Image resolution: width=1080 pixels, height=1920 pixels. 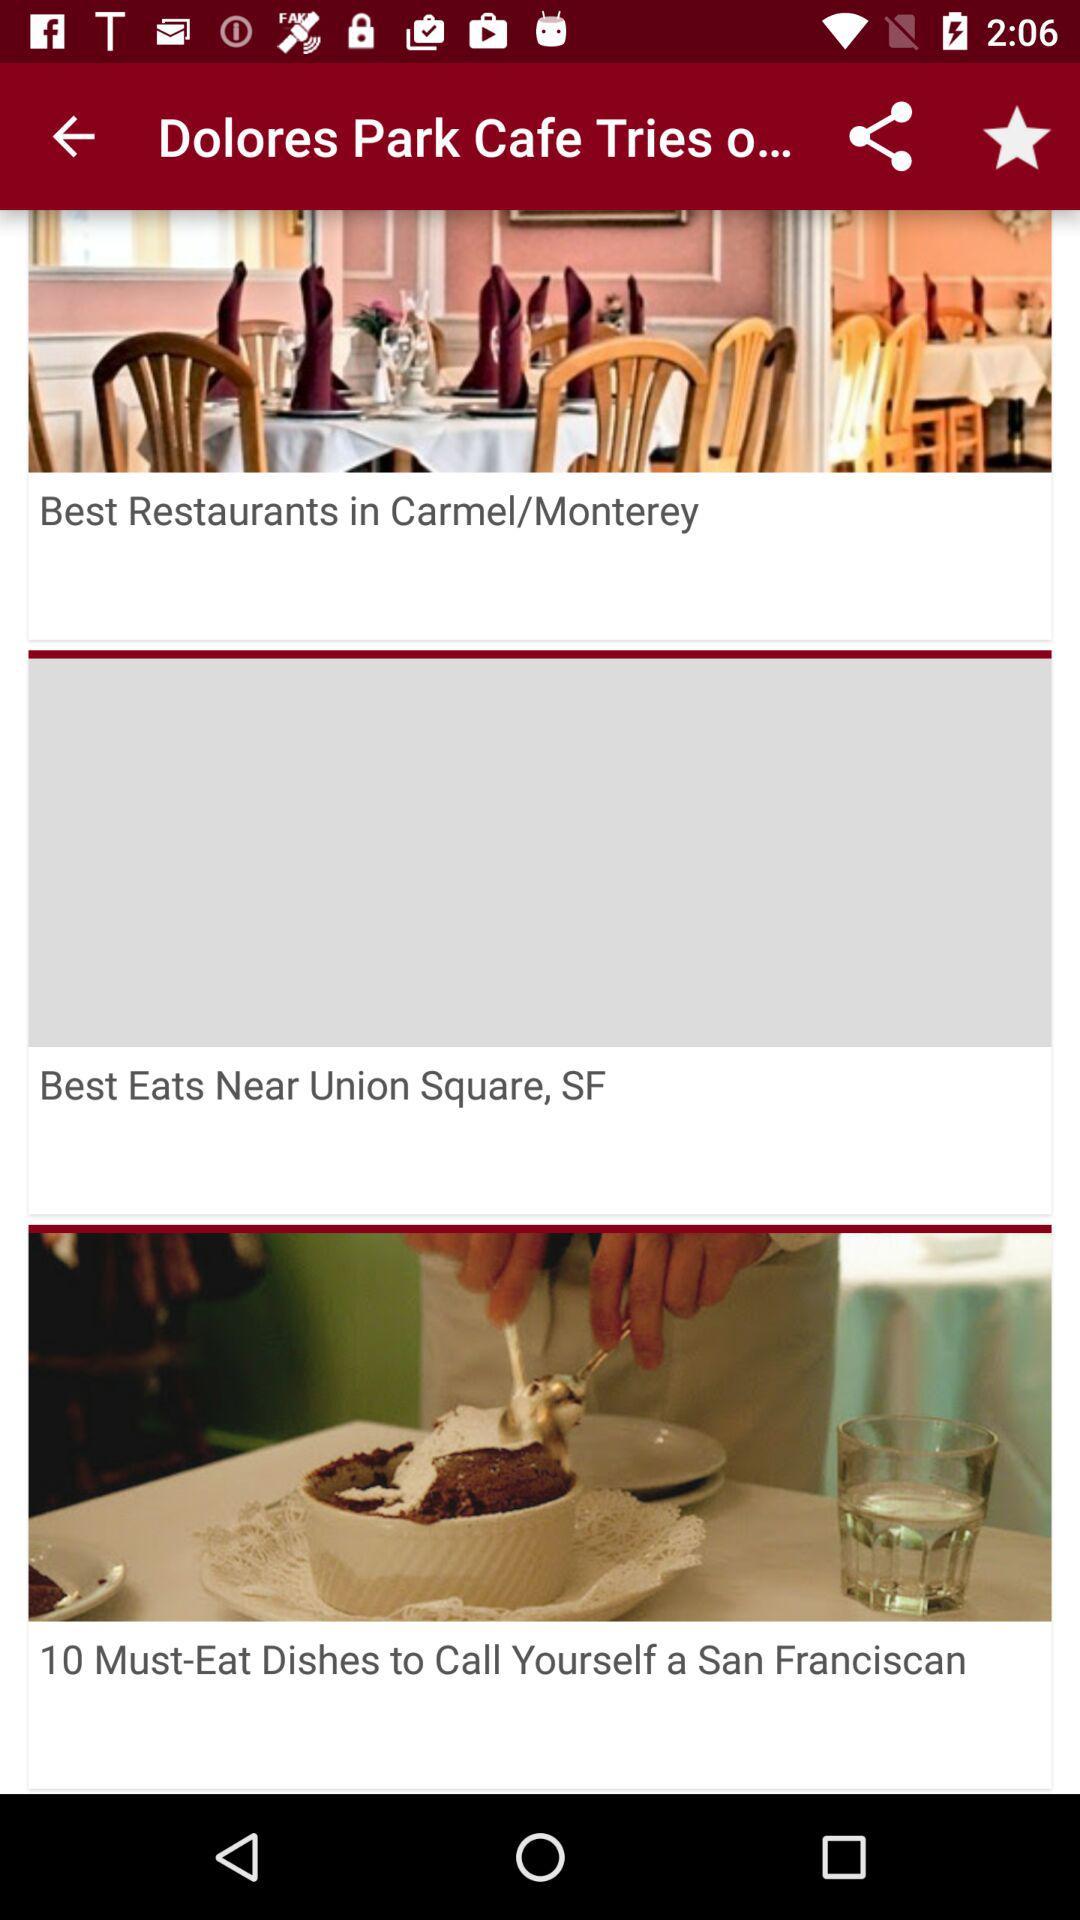 I want to click on the icon above 10 must eat icon, so click(x=540, y=1227).